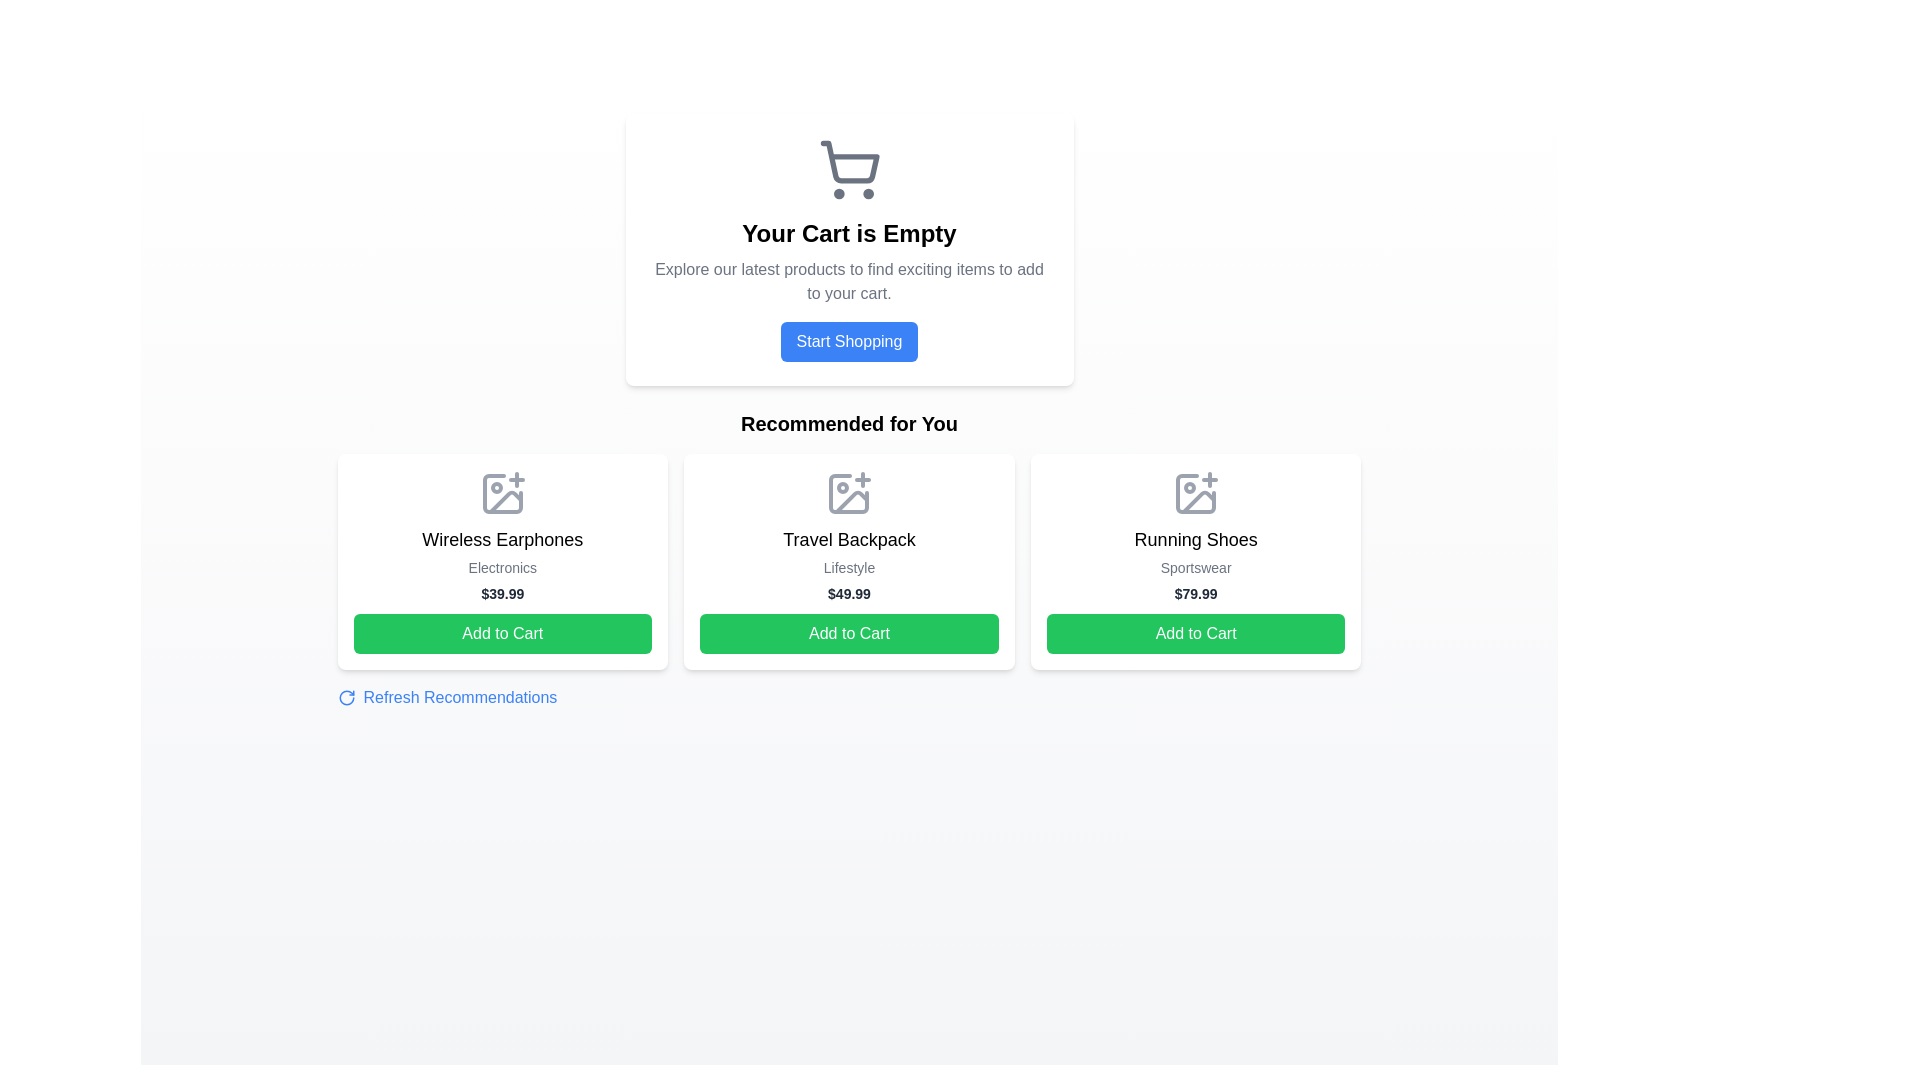 The height and width of the screenshot is (1080, 1920). What do you see at coordinates (849, 281) in the screenshot?
I see `the informational text block that prompts the user` at bounding box center [849, 281].